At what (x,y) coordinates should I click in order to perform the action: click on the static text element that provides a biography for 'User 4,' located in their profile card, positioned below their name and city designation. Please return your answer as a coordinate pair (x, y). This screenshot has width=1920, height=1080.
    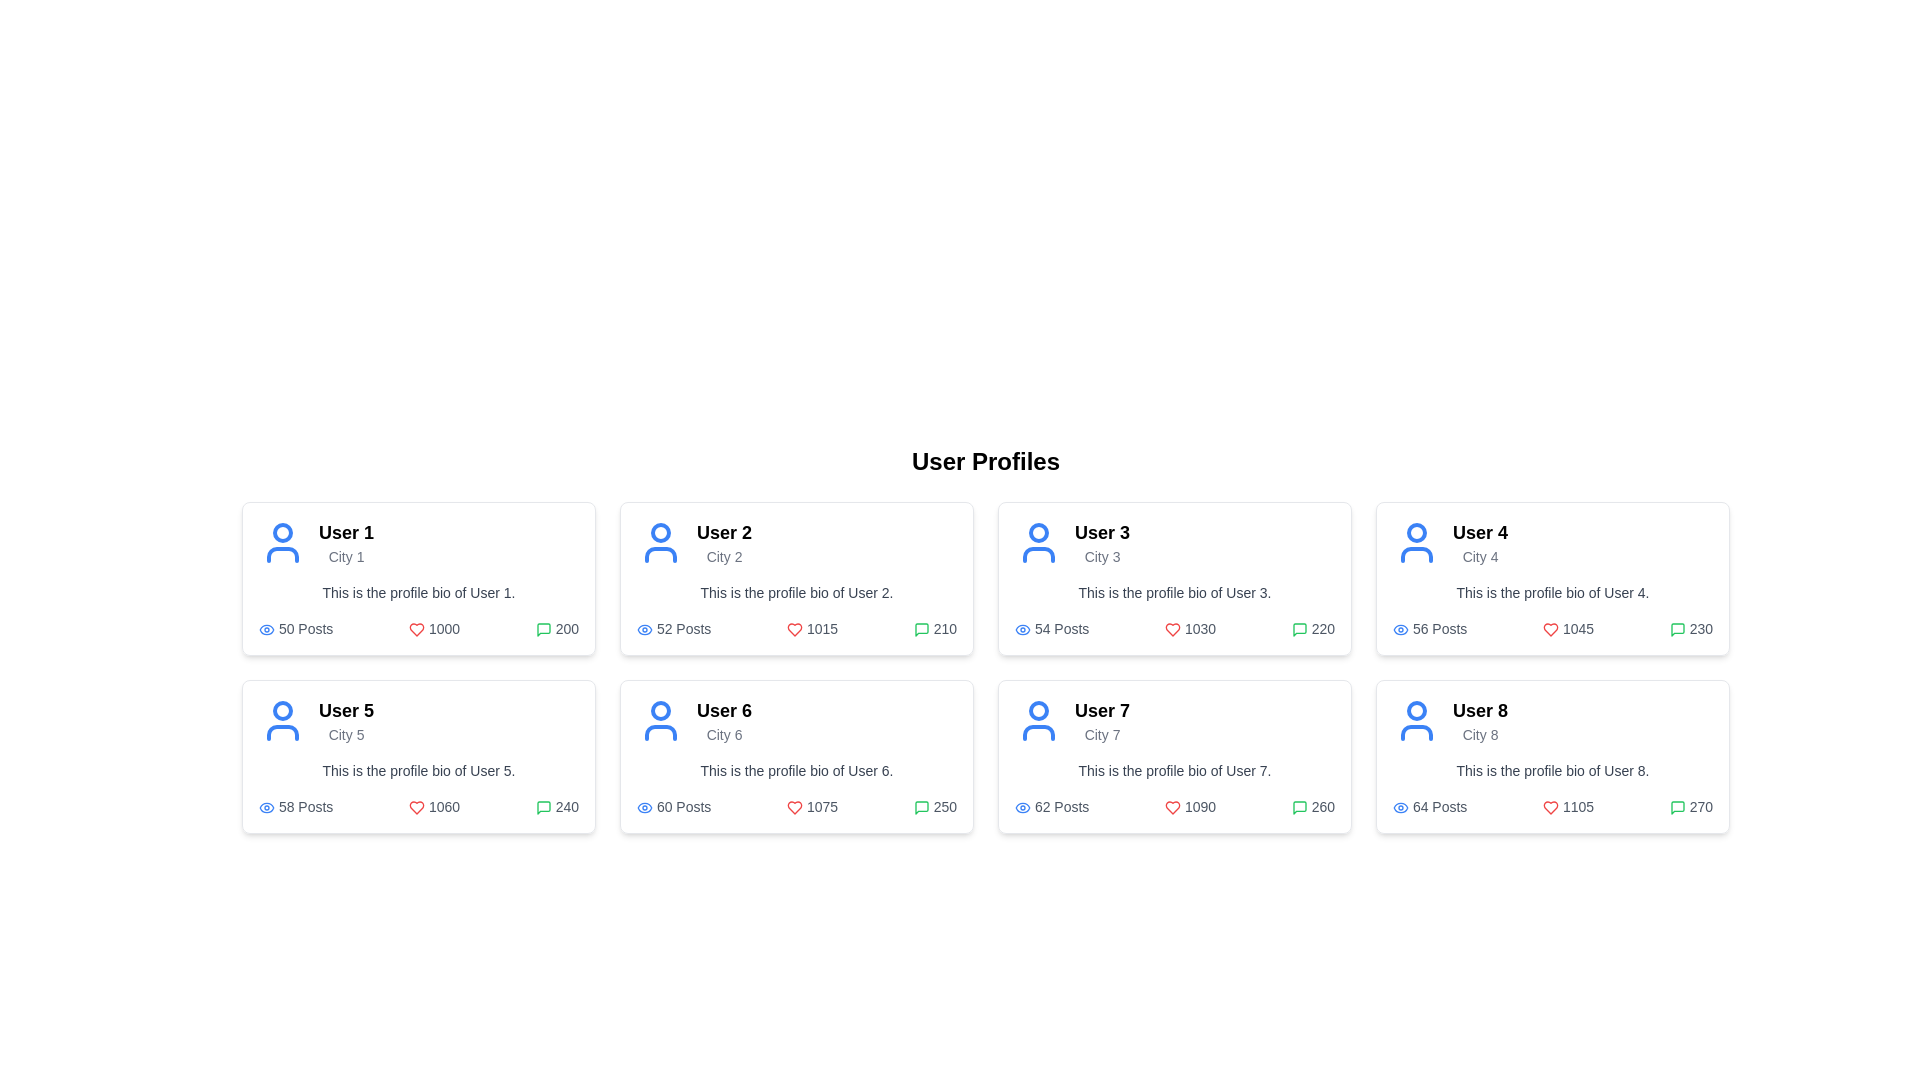
    Looking at the image, I should click on (1552, 592).